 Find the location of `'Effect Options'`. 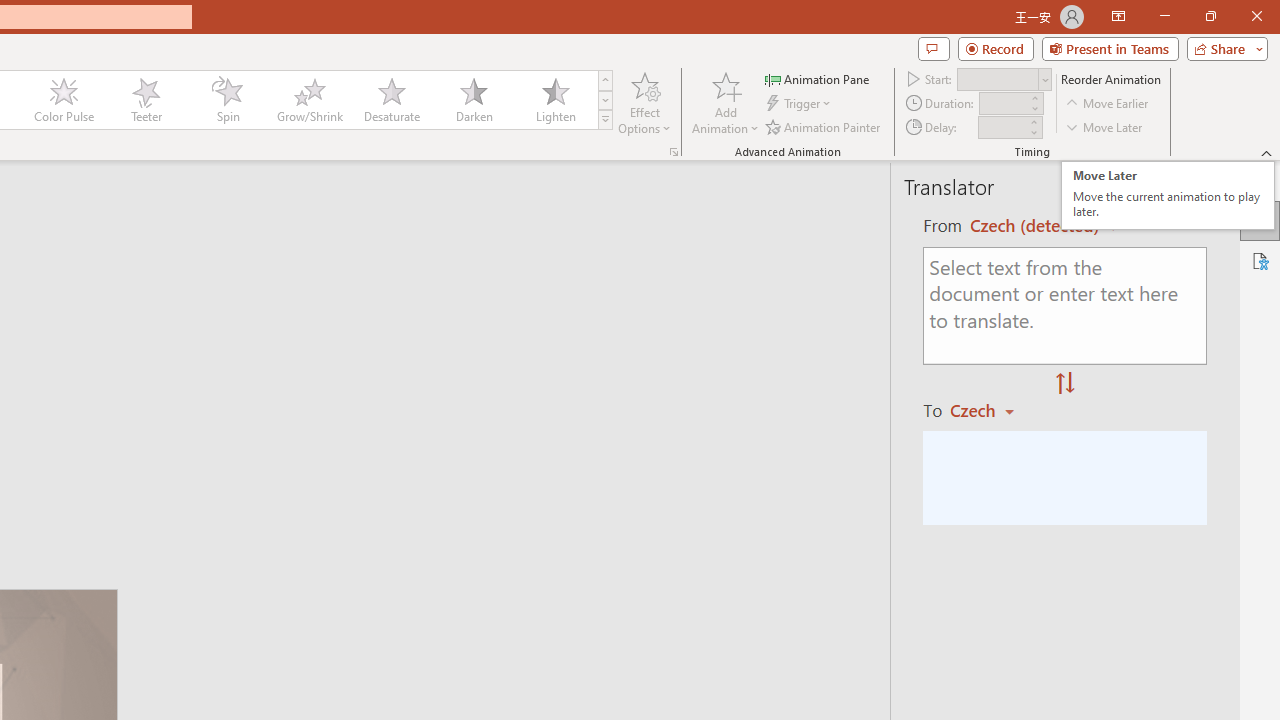

'Effect Options' is located at coordinates (645, 103).